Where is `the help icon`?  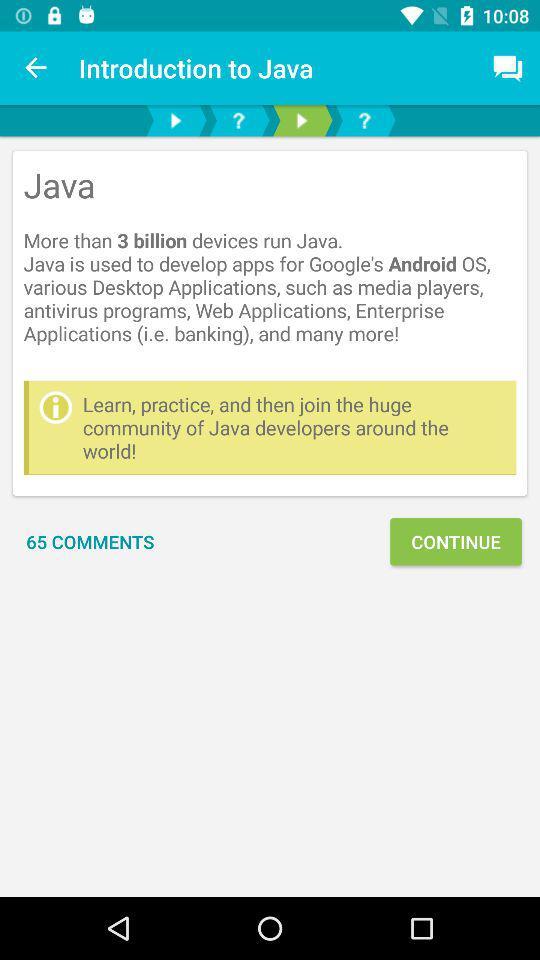 the help icon is located at coordinates (363, 120).